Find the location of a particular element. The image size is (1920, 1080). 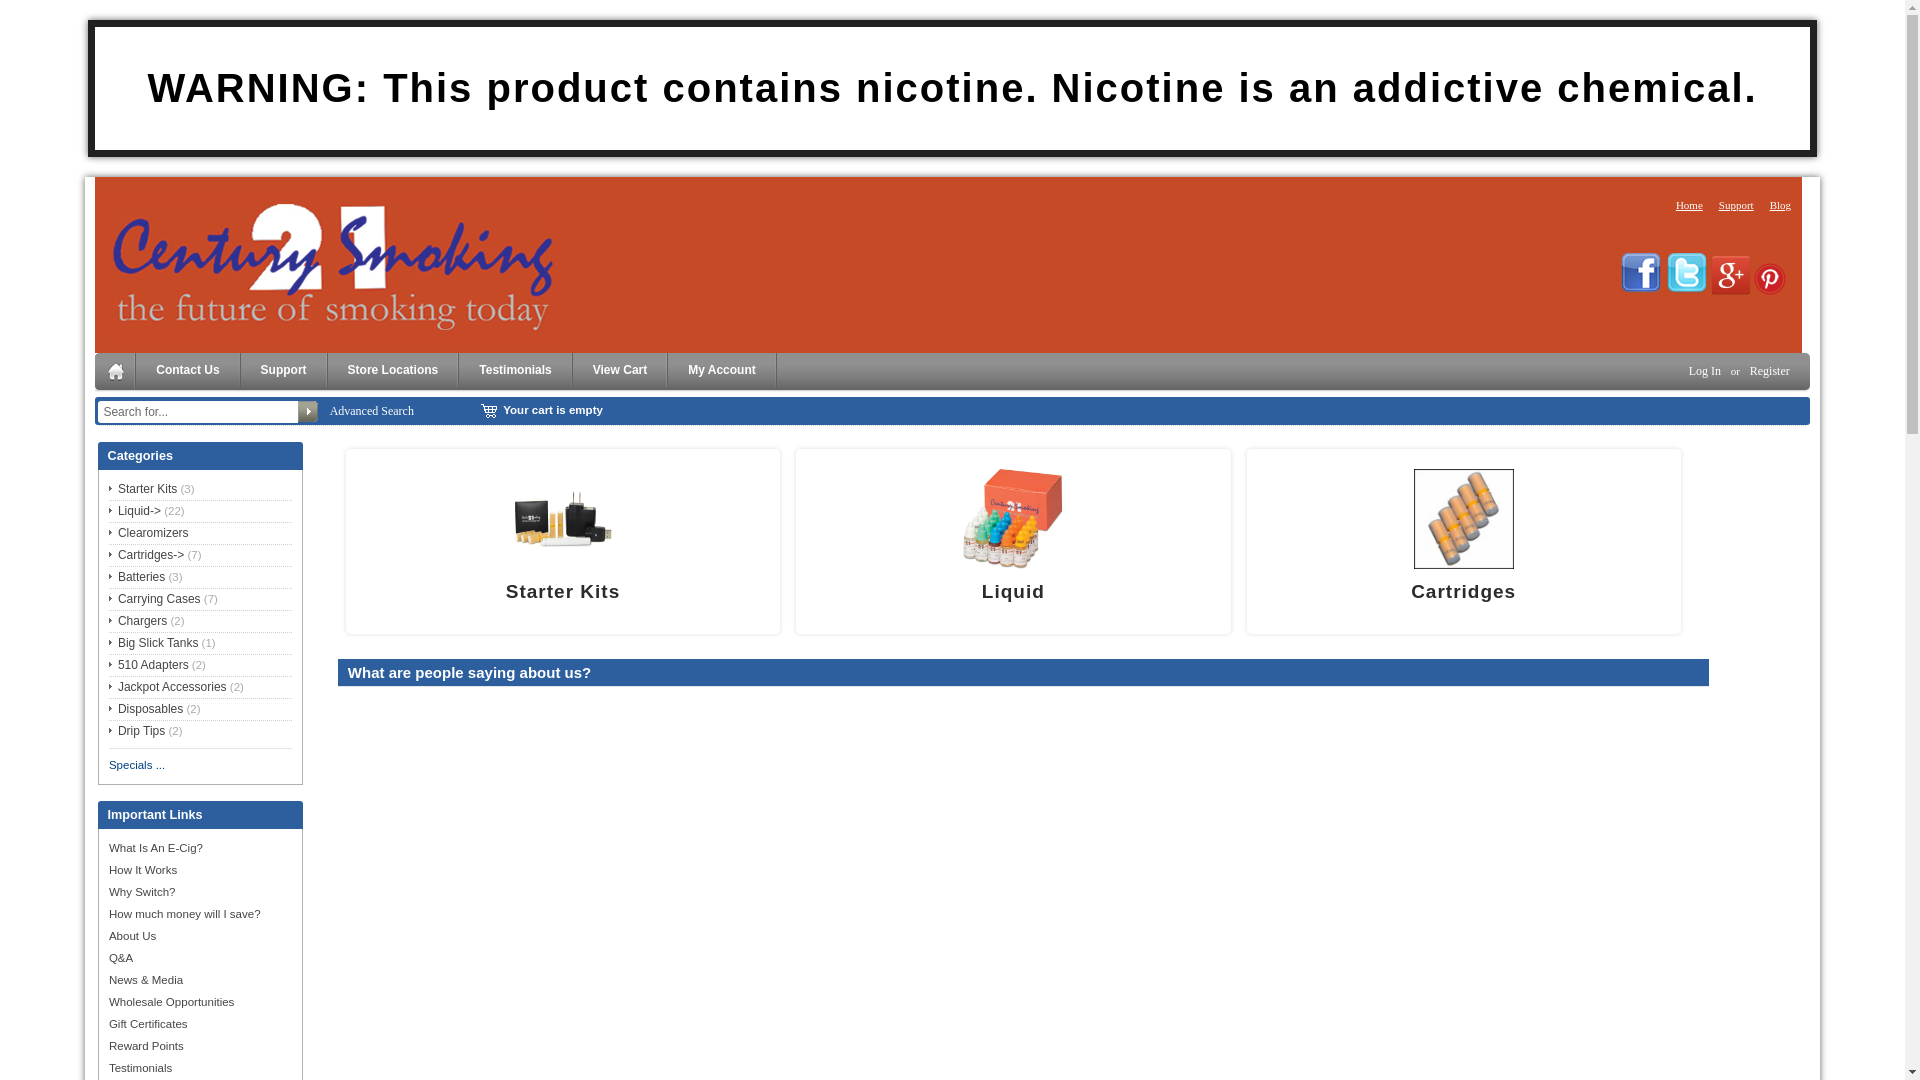

'Chargers' is located at coordinates (137, 620).